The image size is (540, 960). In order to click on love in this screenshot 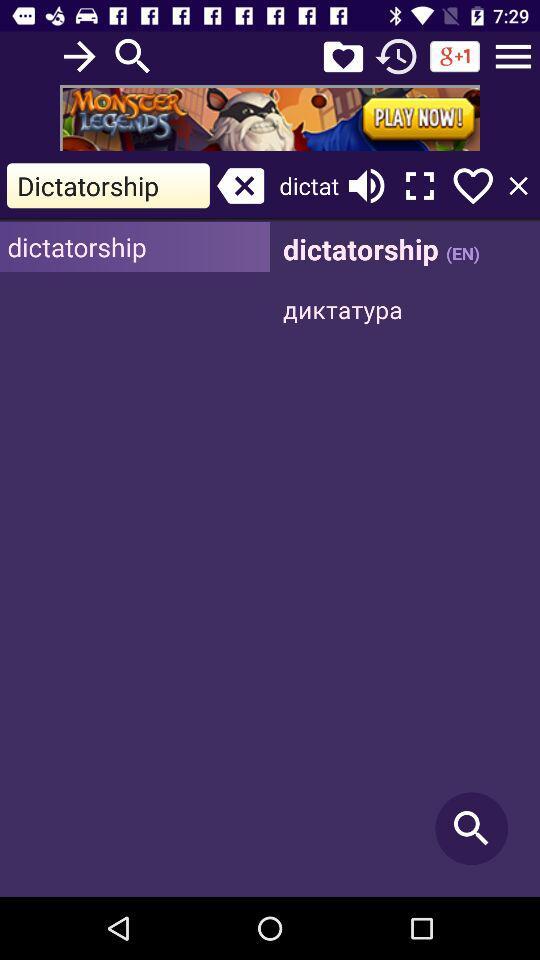, I will do `click(472, 185)`.